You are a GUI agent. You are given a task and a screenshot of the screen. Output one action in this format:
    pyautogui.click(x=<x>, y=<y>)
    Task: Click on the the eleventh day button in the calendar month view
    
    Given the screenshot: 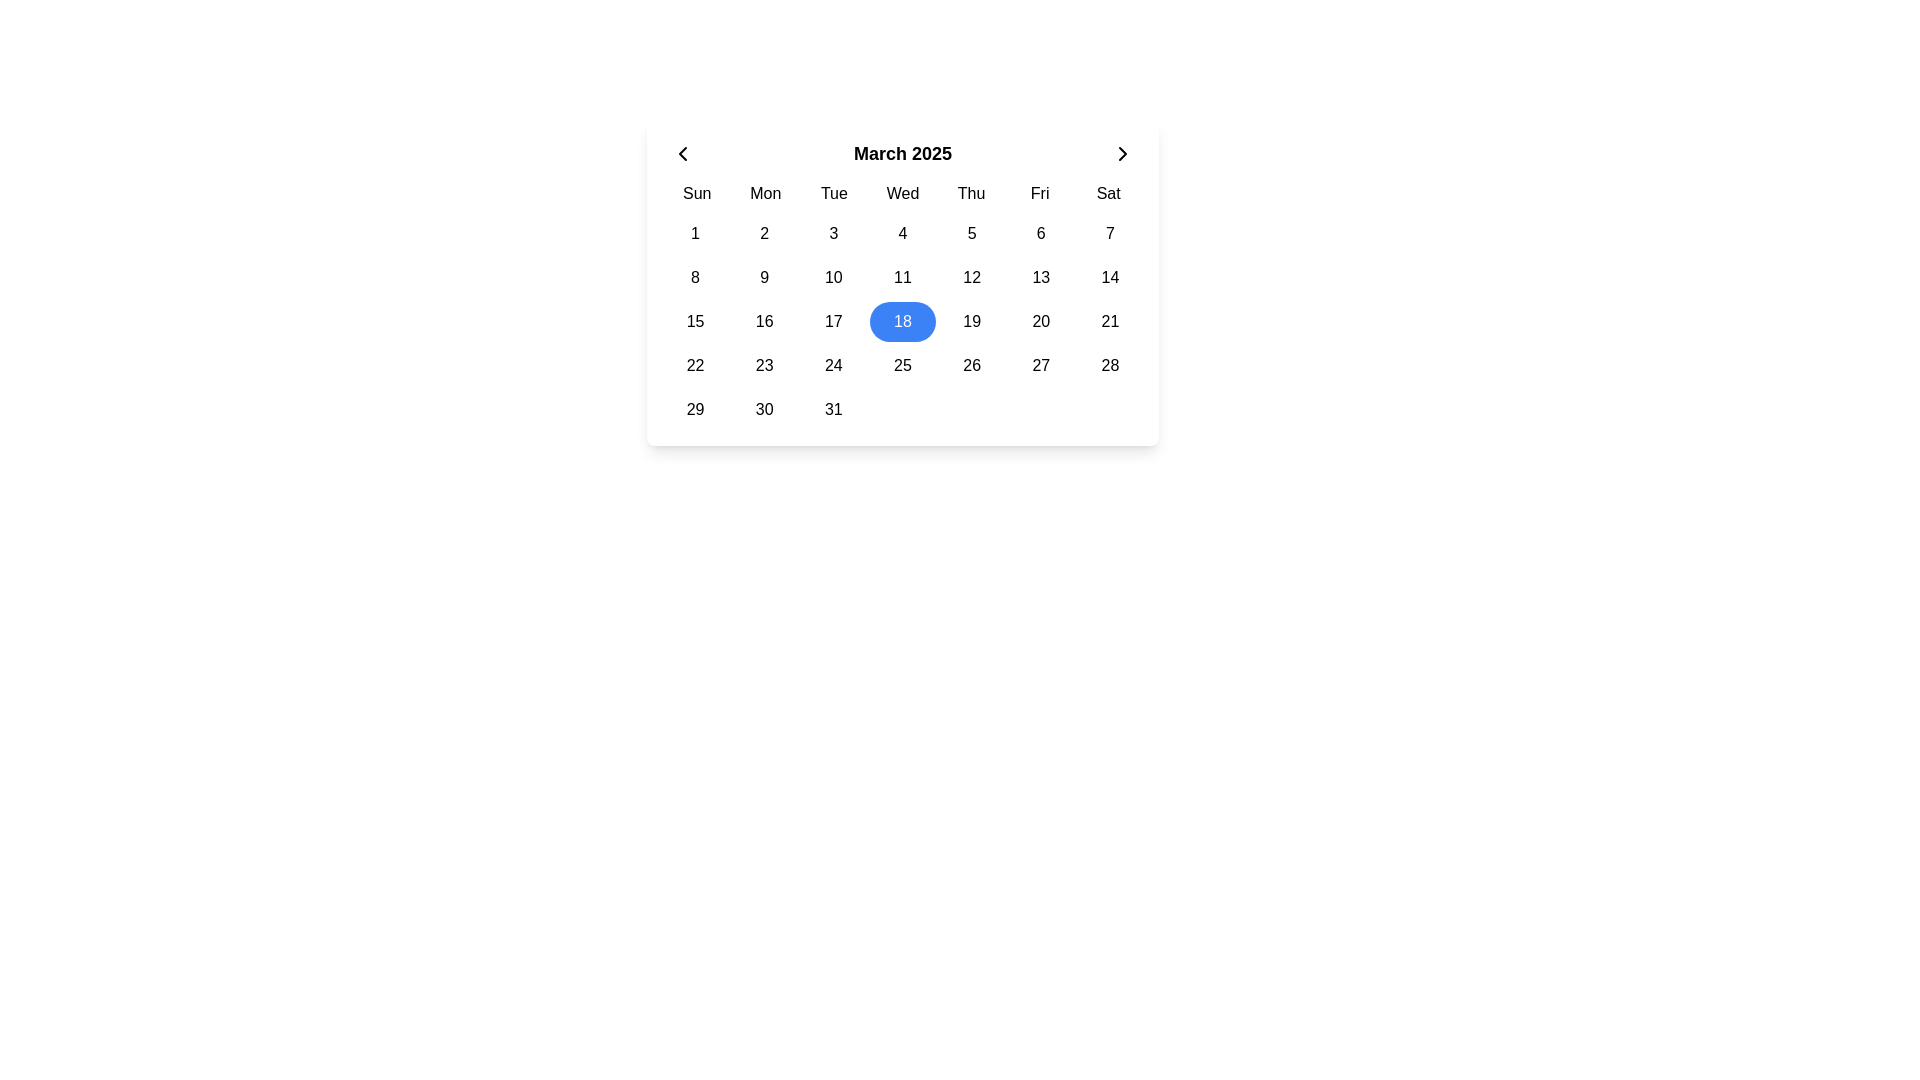 What is the action you would take?
    pyautogui.click(x=901, y=277)
    